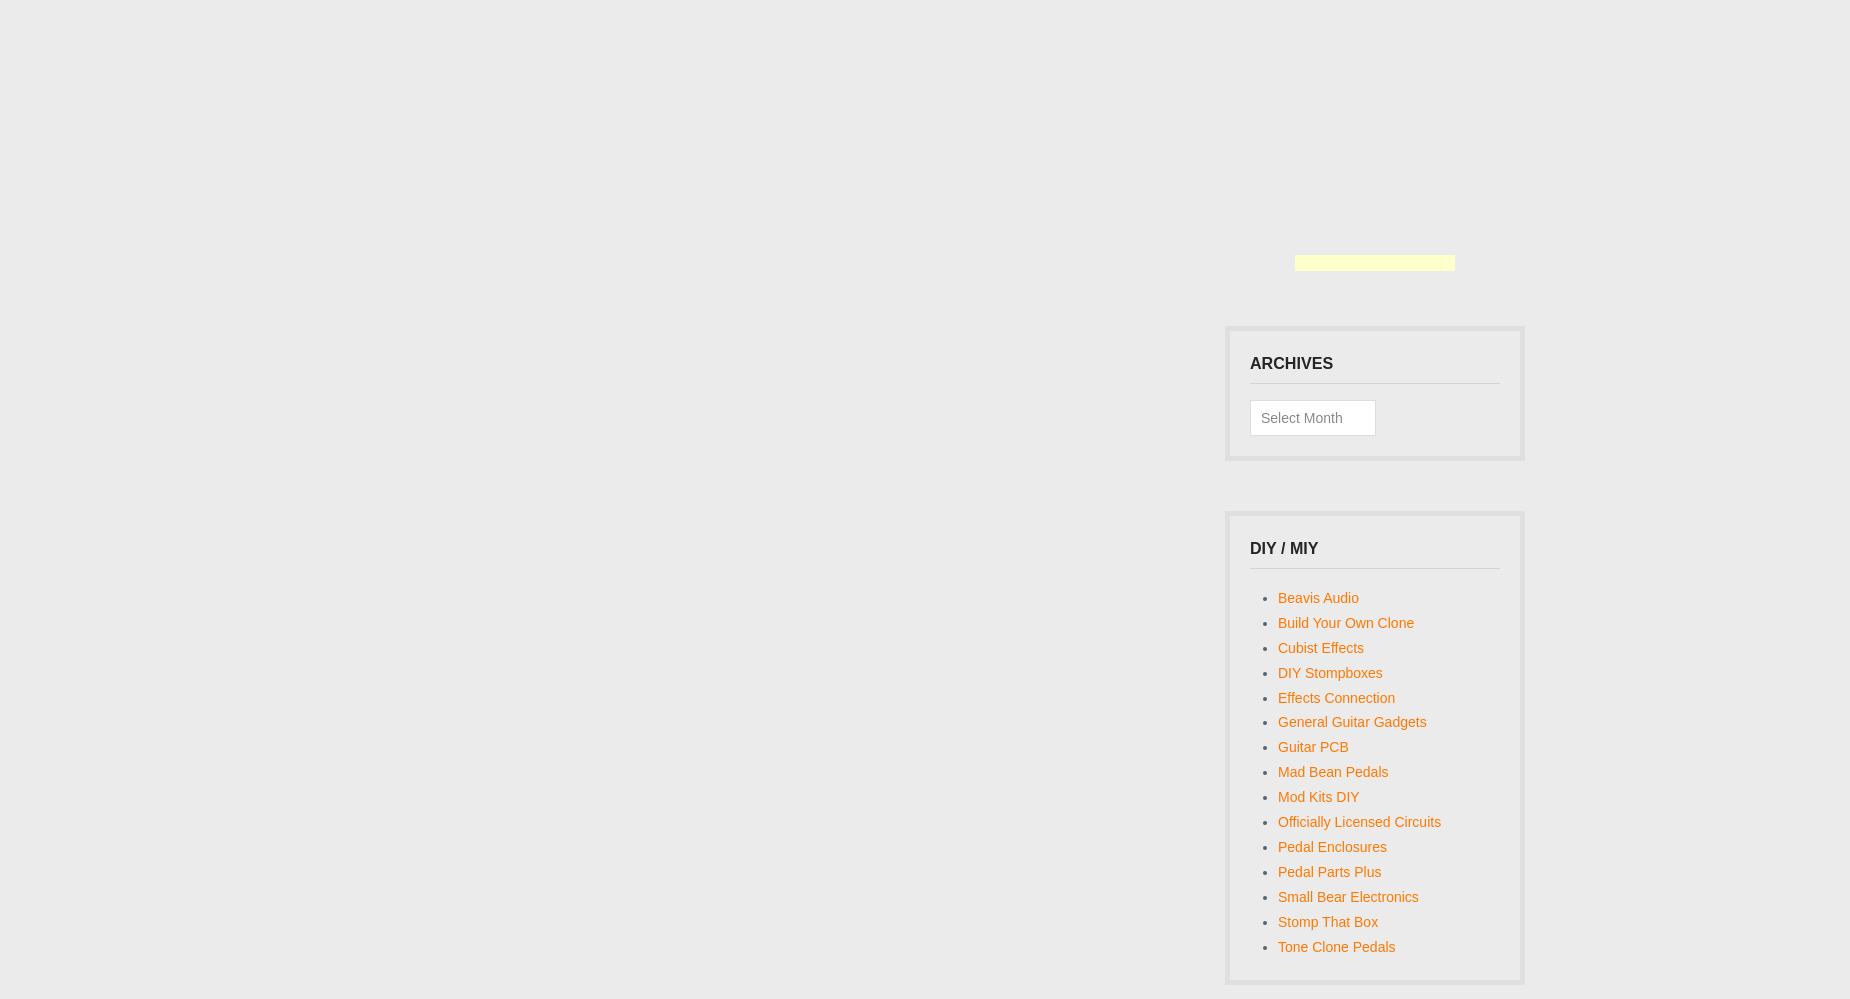 The height and width of the screenshot is (999, 1850). What do you see at coordinates (1276, 771) in the screenshot?
I see `'Mad Bean Pedals'` at bounding box center [1276, 771].